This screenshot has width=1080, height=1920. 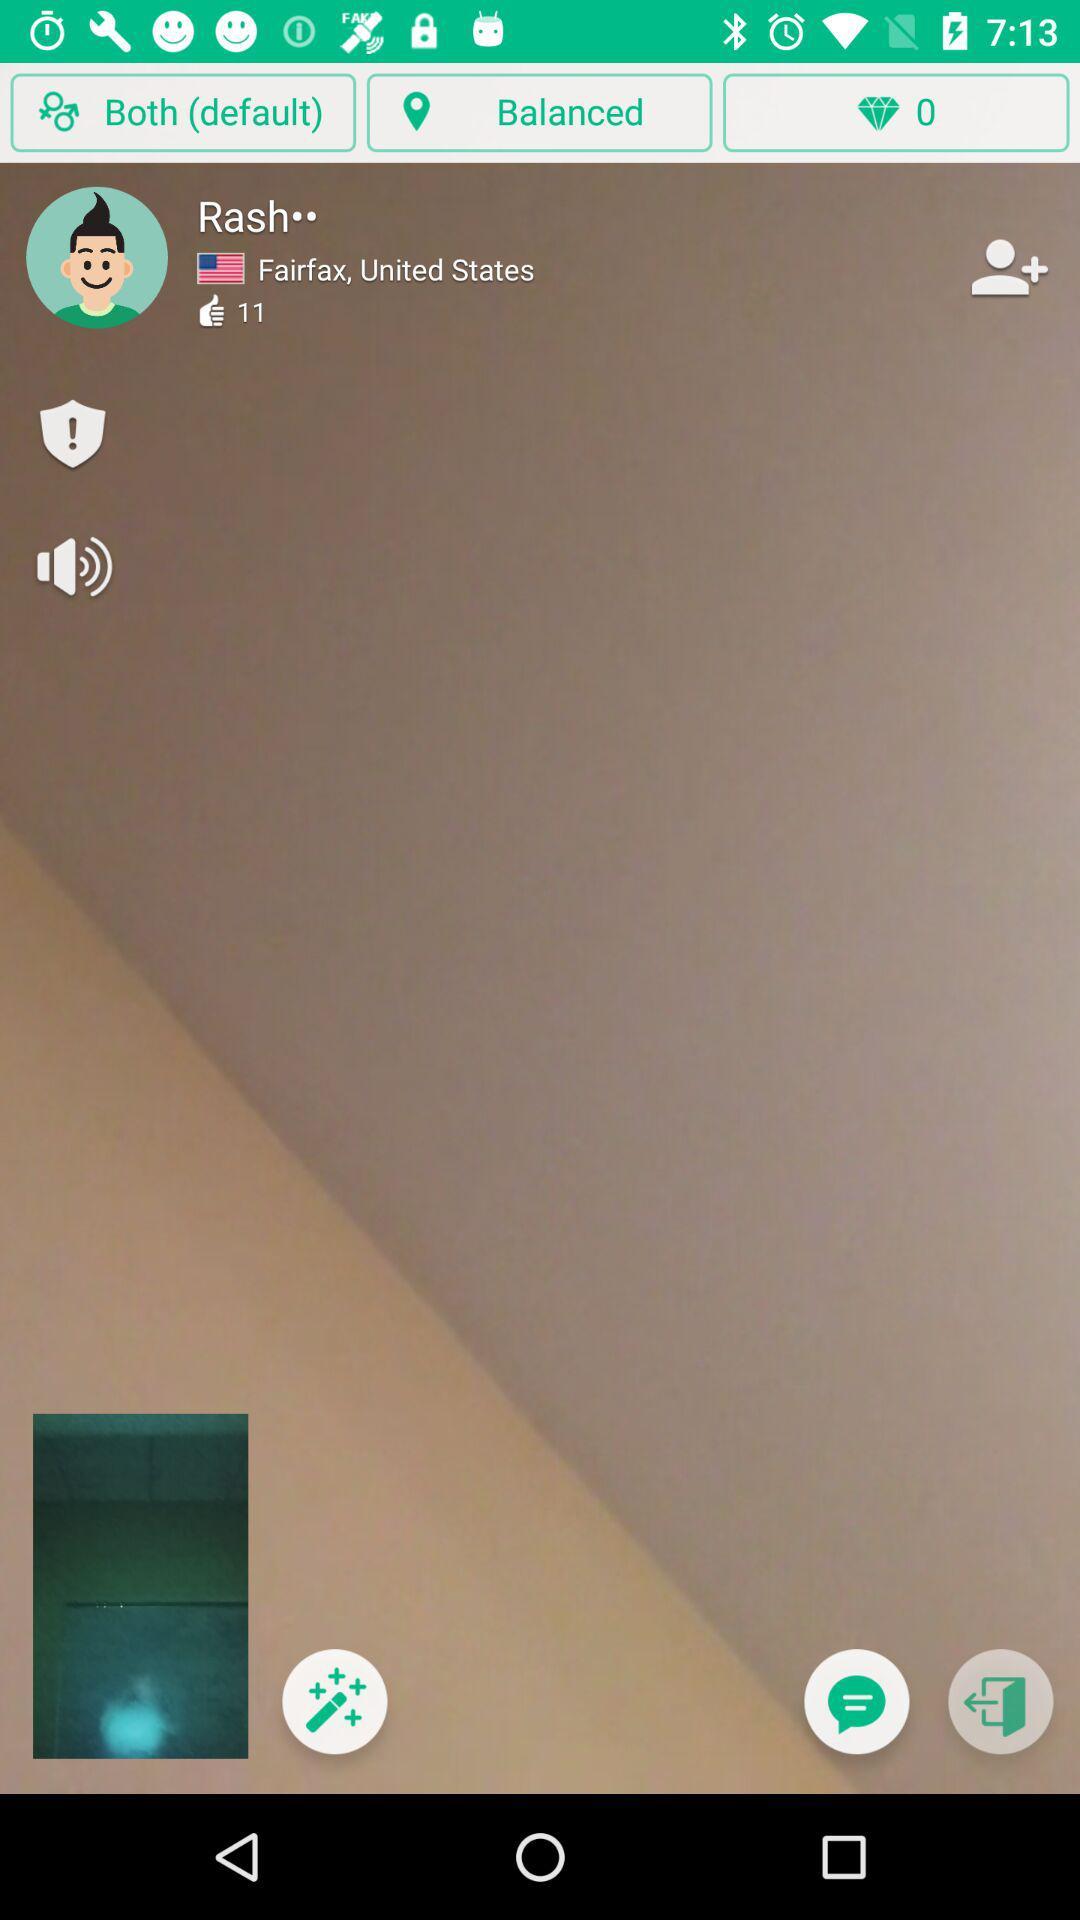 I want to click on item to the right of fairfax, united states, so click(x=1007, y=266).